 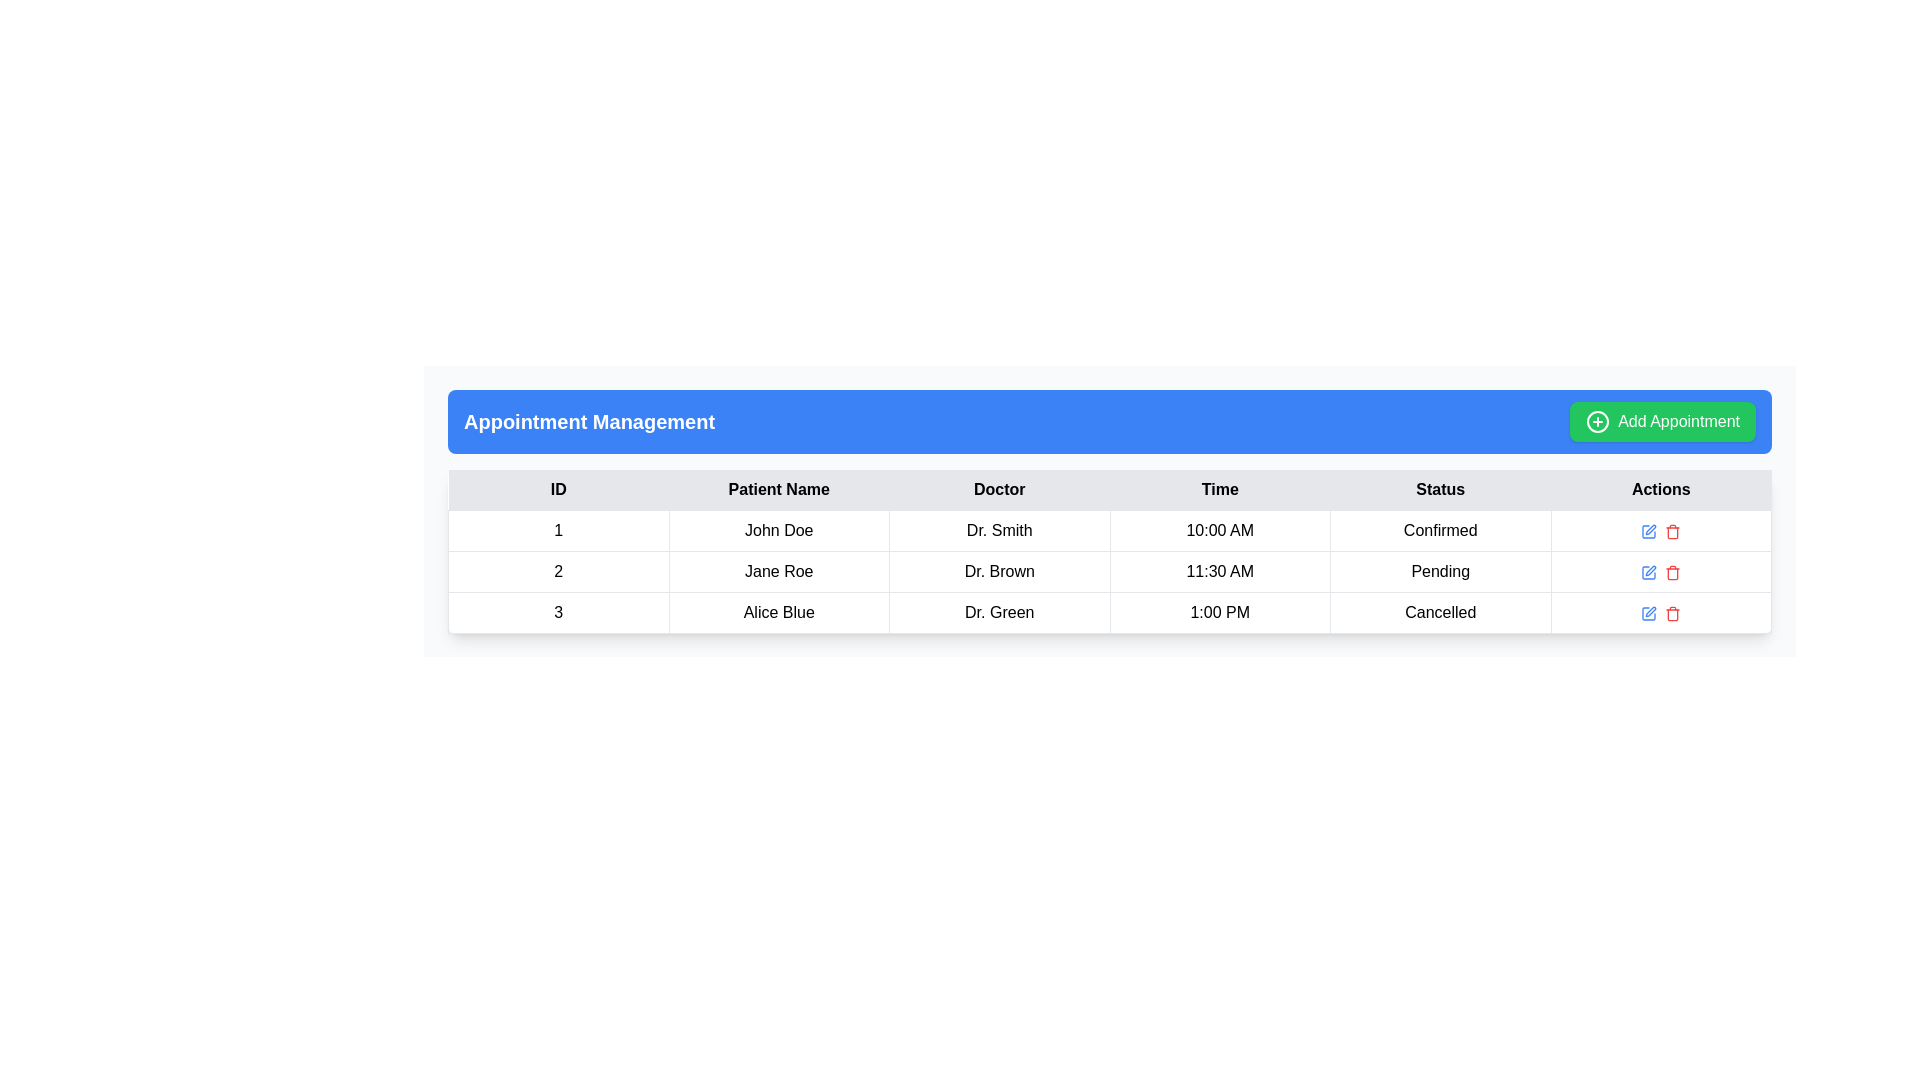 I want to click on the SVG icon located to the left of the 'Add Appointment' text within the green rounded button at the top-right corner of the interface, so click(x=1597, y=420).